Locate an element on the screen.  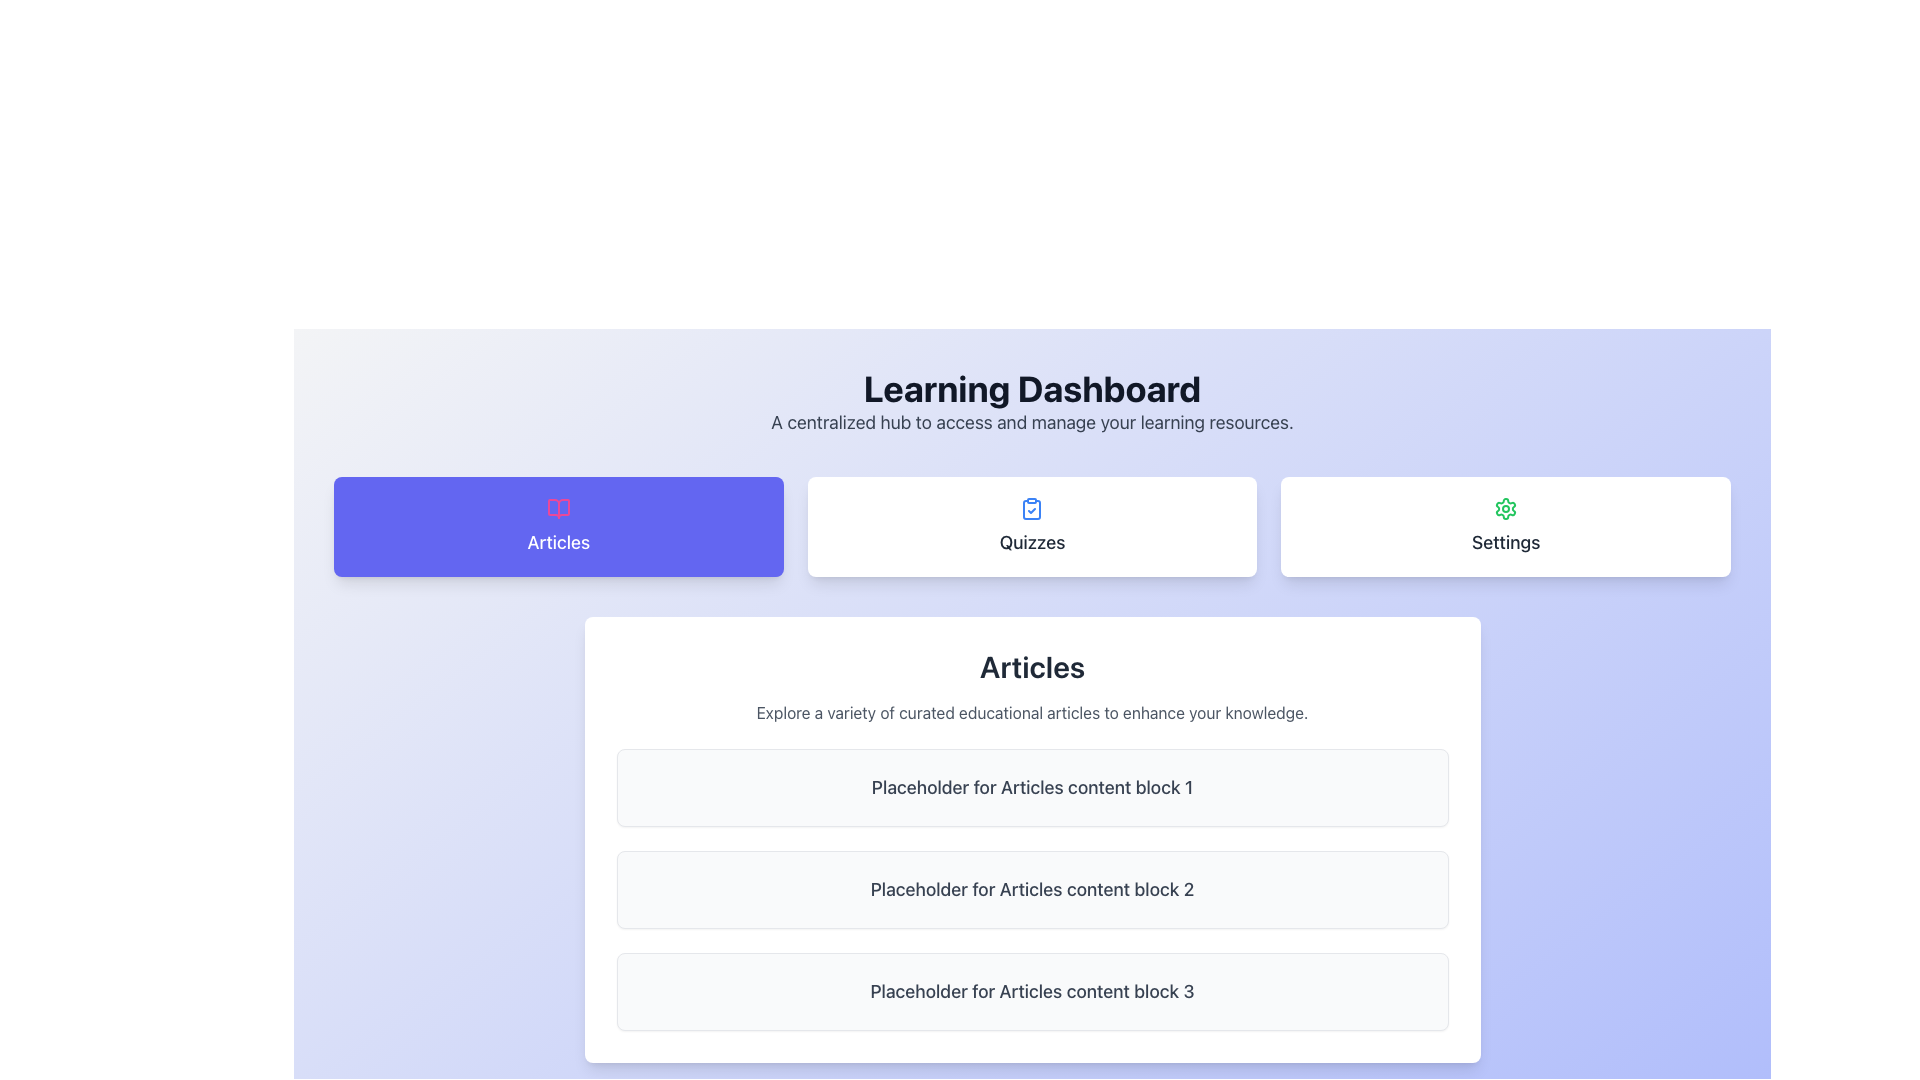
the pink open book icon is located at coordinates (558, 508).